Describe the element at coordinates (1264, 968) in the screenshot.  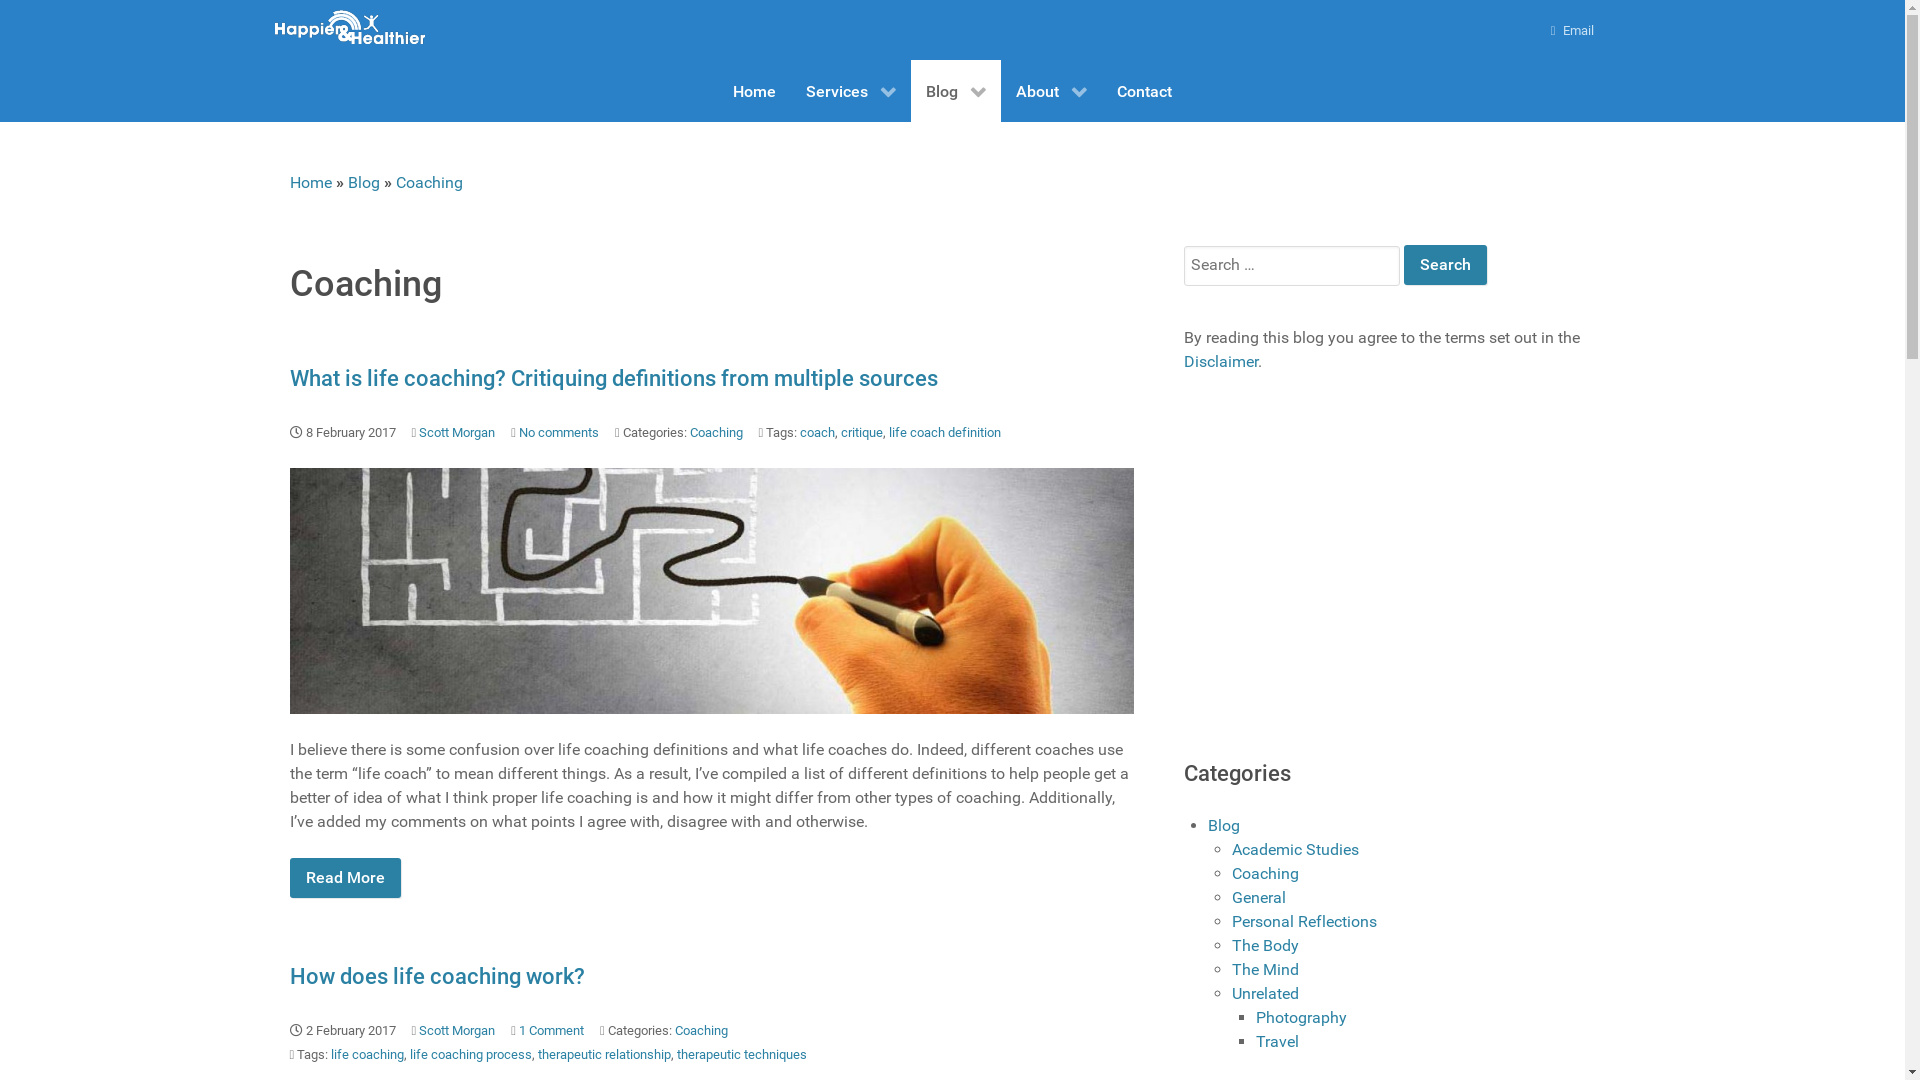
I see `'The Mind'` at that location.